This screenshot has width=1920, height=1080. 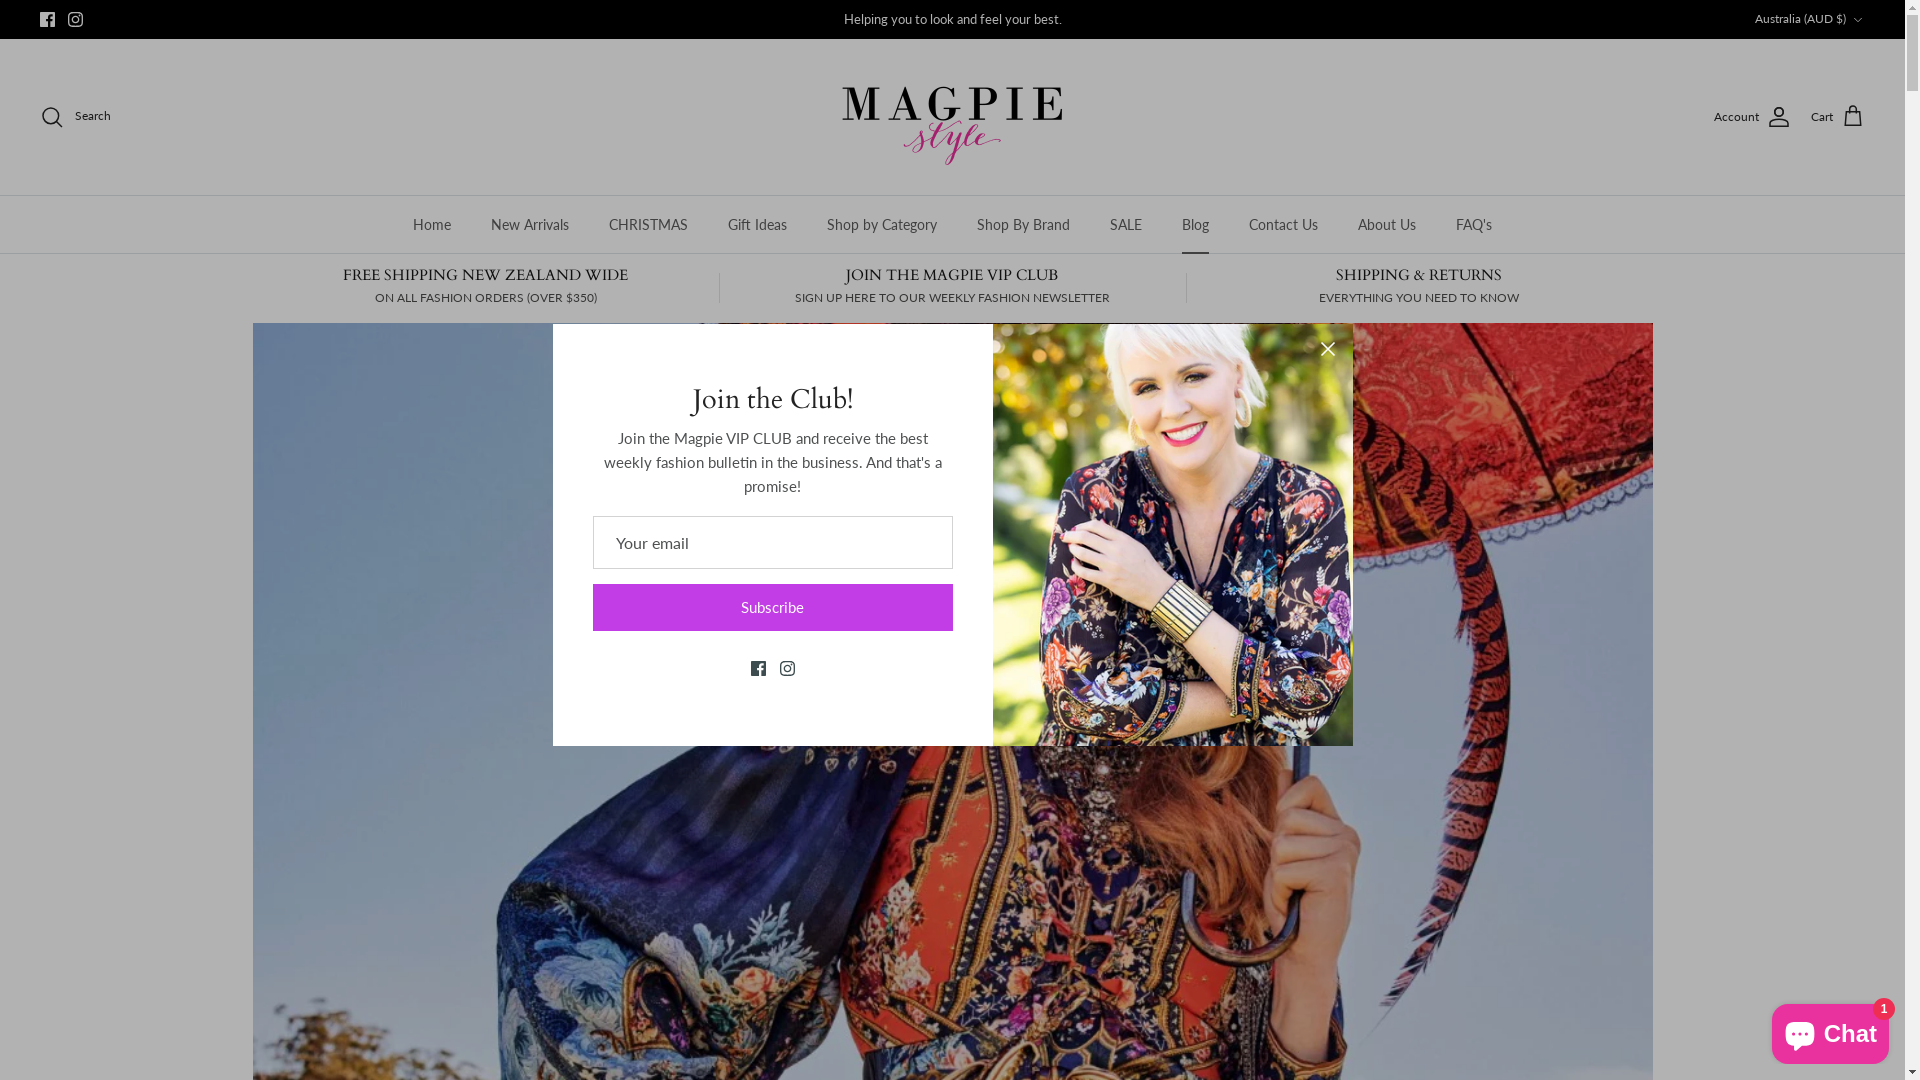 What do you see at coordinates (1023, 224) in the screenshot?
I see `'Shop By Brand'` at bounding box center [1023, 224].